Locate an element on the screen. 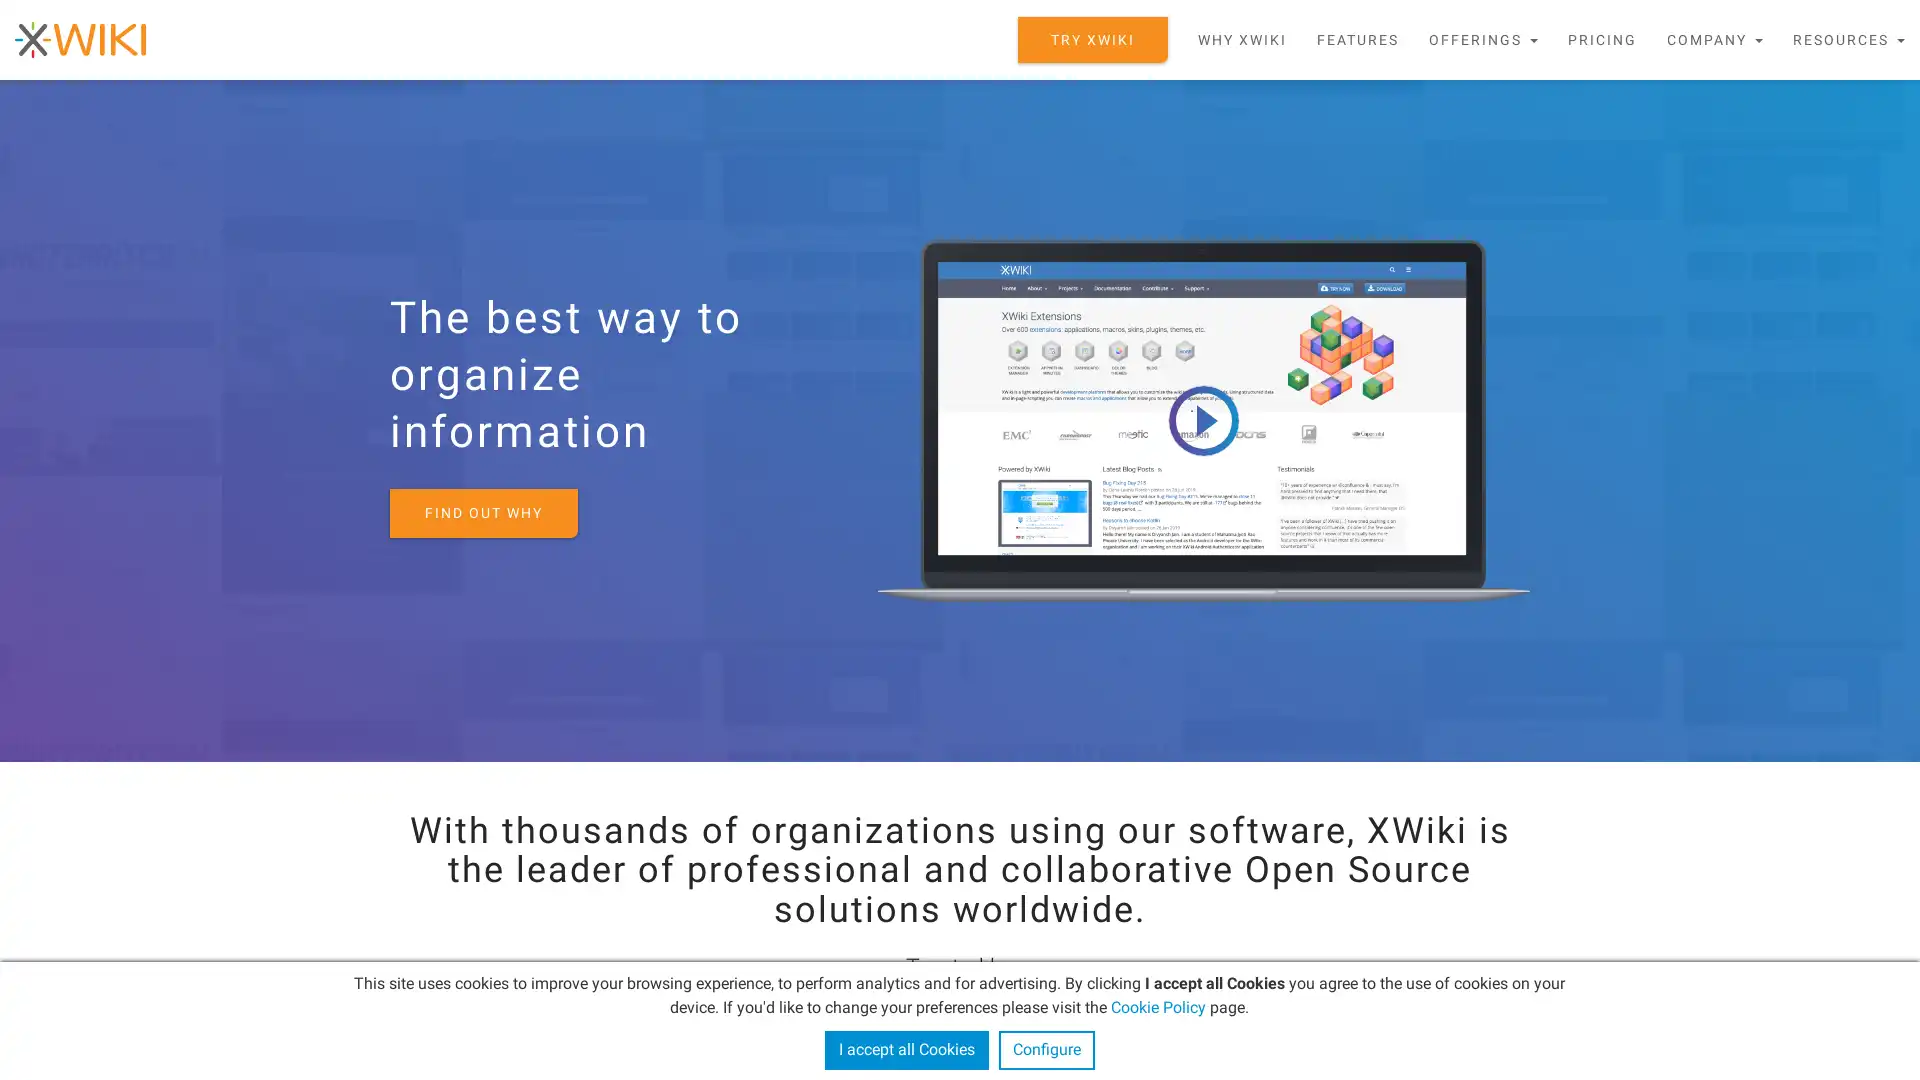 This screenshot has width=1920, height=1080. Configure is located at coordinates (1045, 1049).